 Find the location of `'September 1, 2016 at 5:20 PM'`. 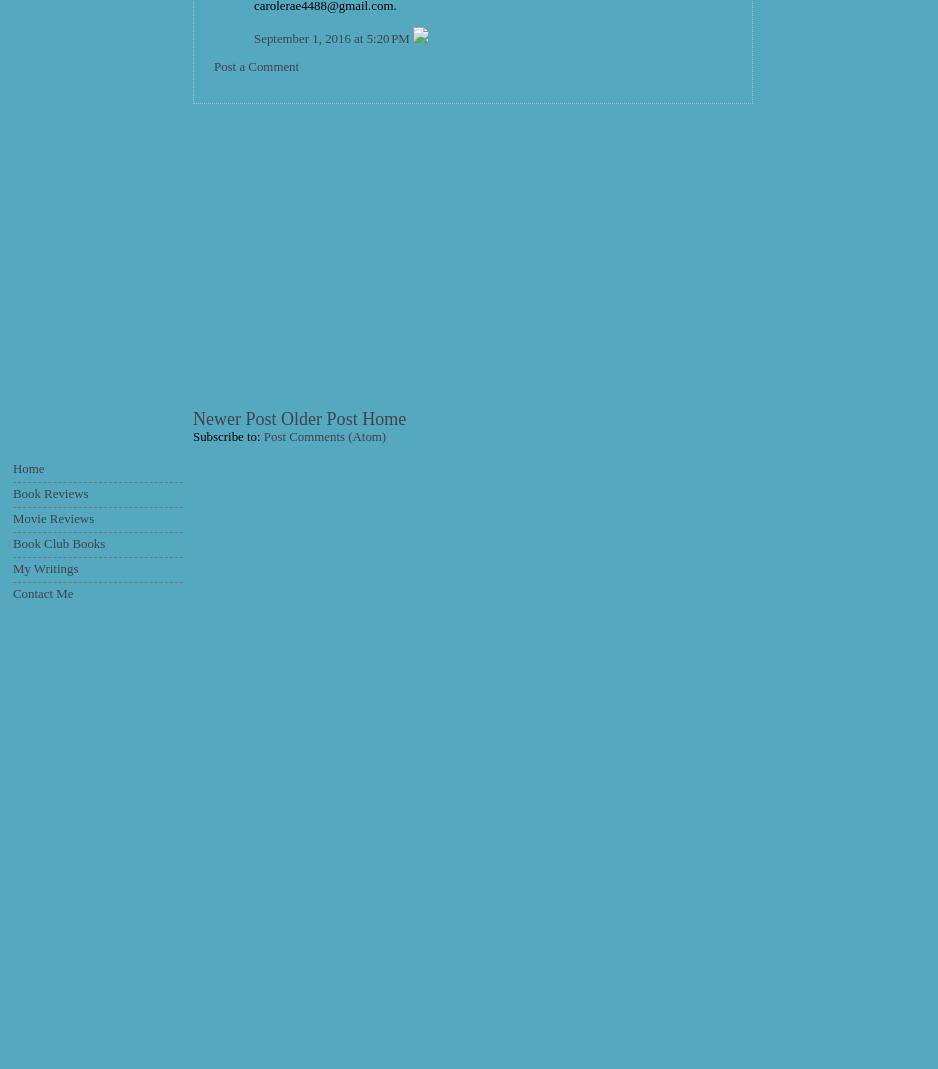

'September 1, 2016 at 5:20 PM' is located at coordinates (253, 38).